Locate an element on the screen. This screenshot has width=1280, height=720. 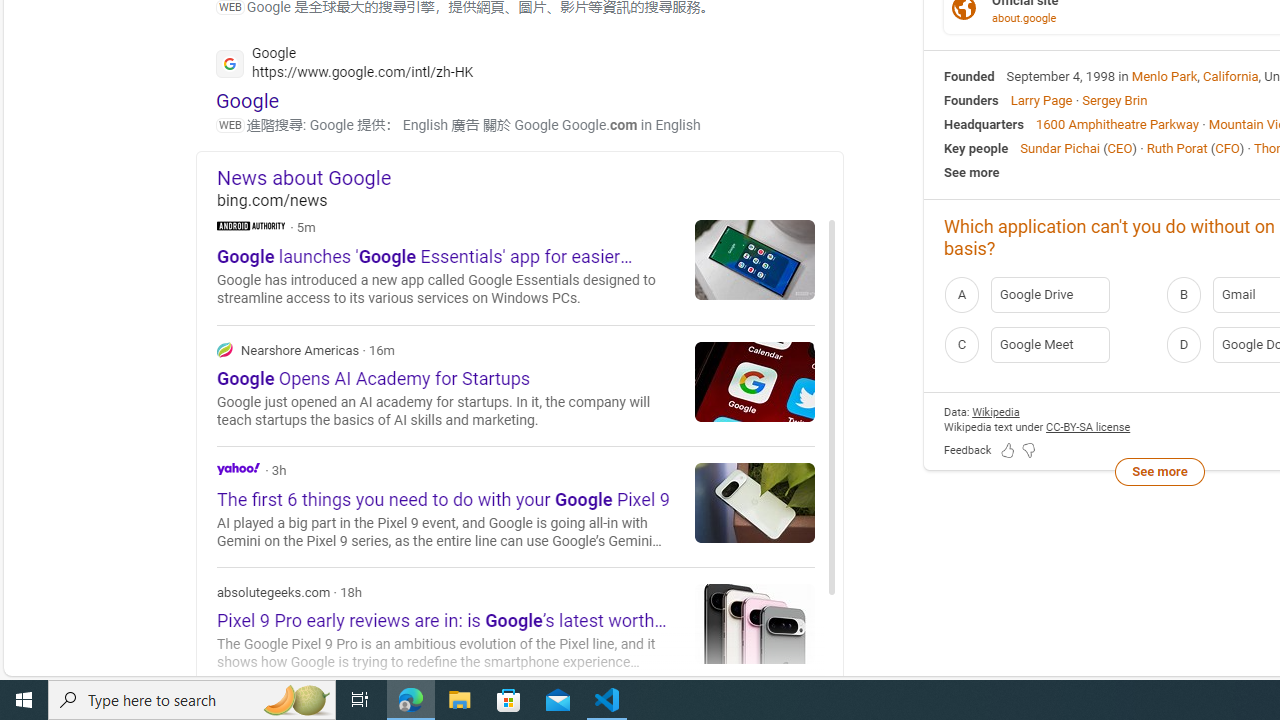
'CFO' is located at coordinates (1226, 146).